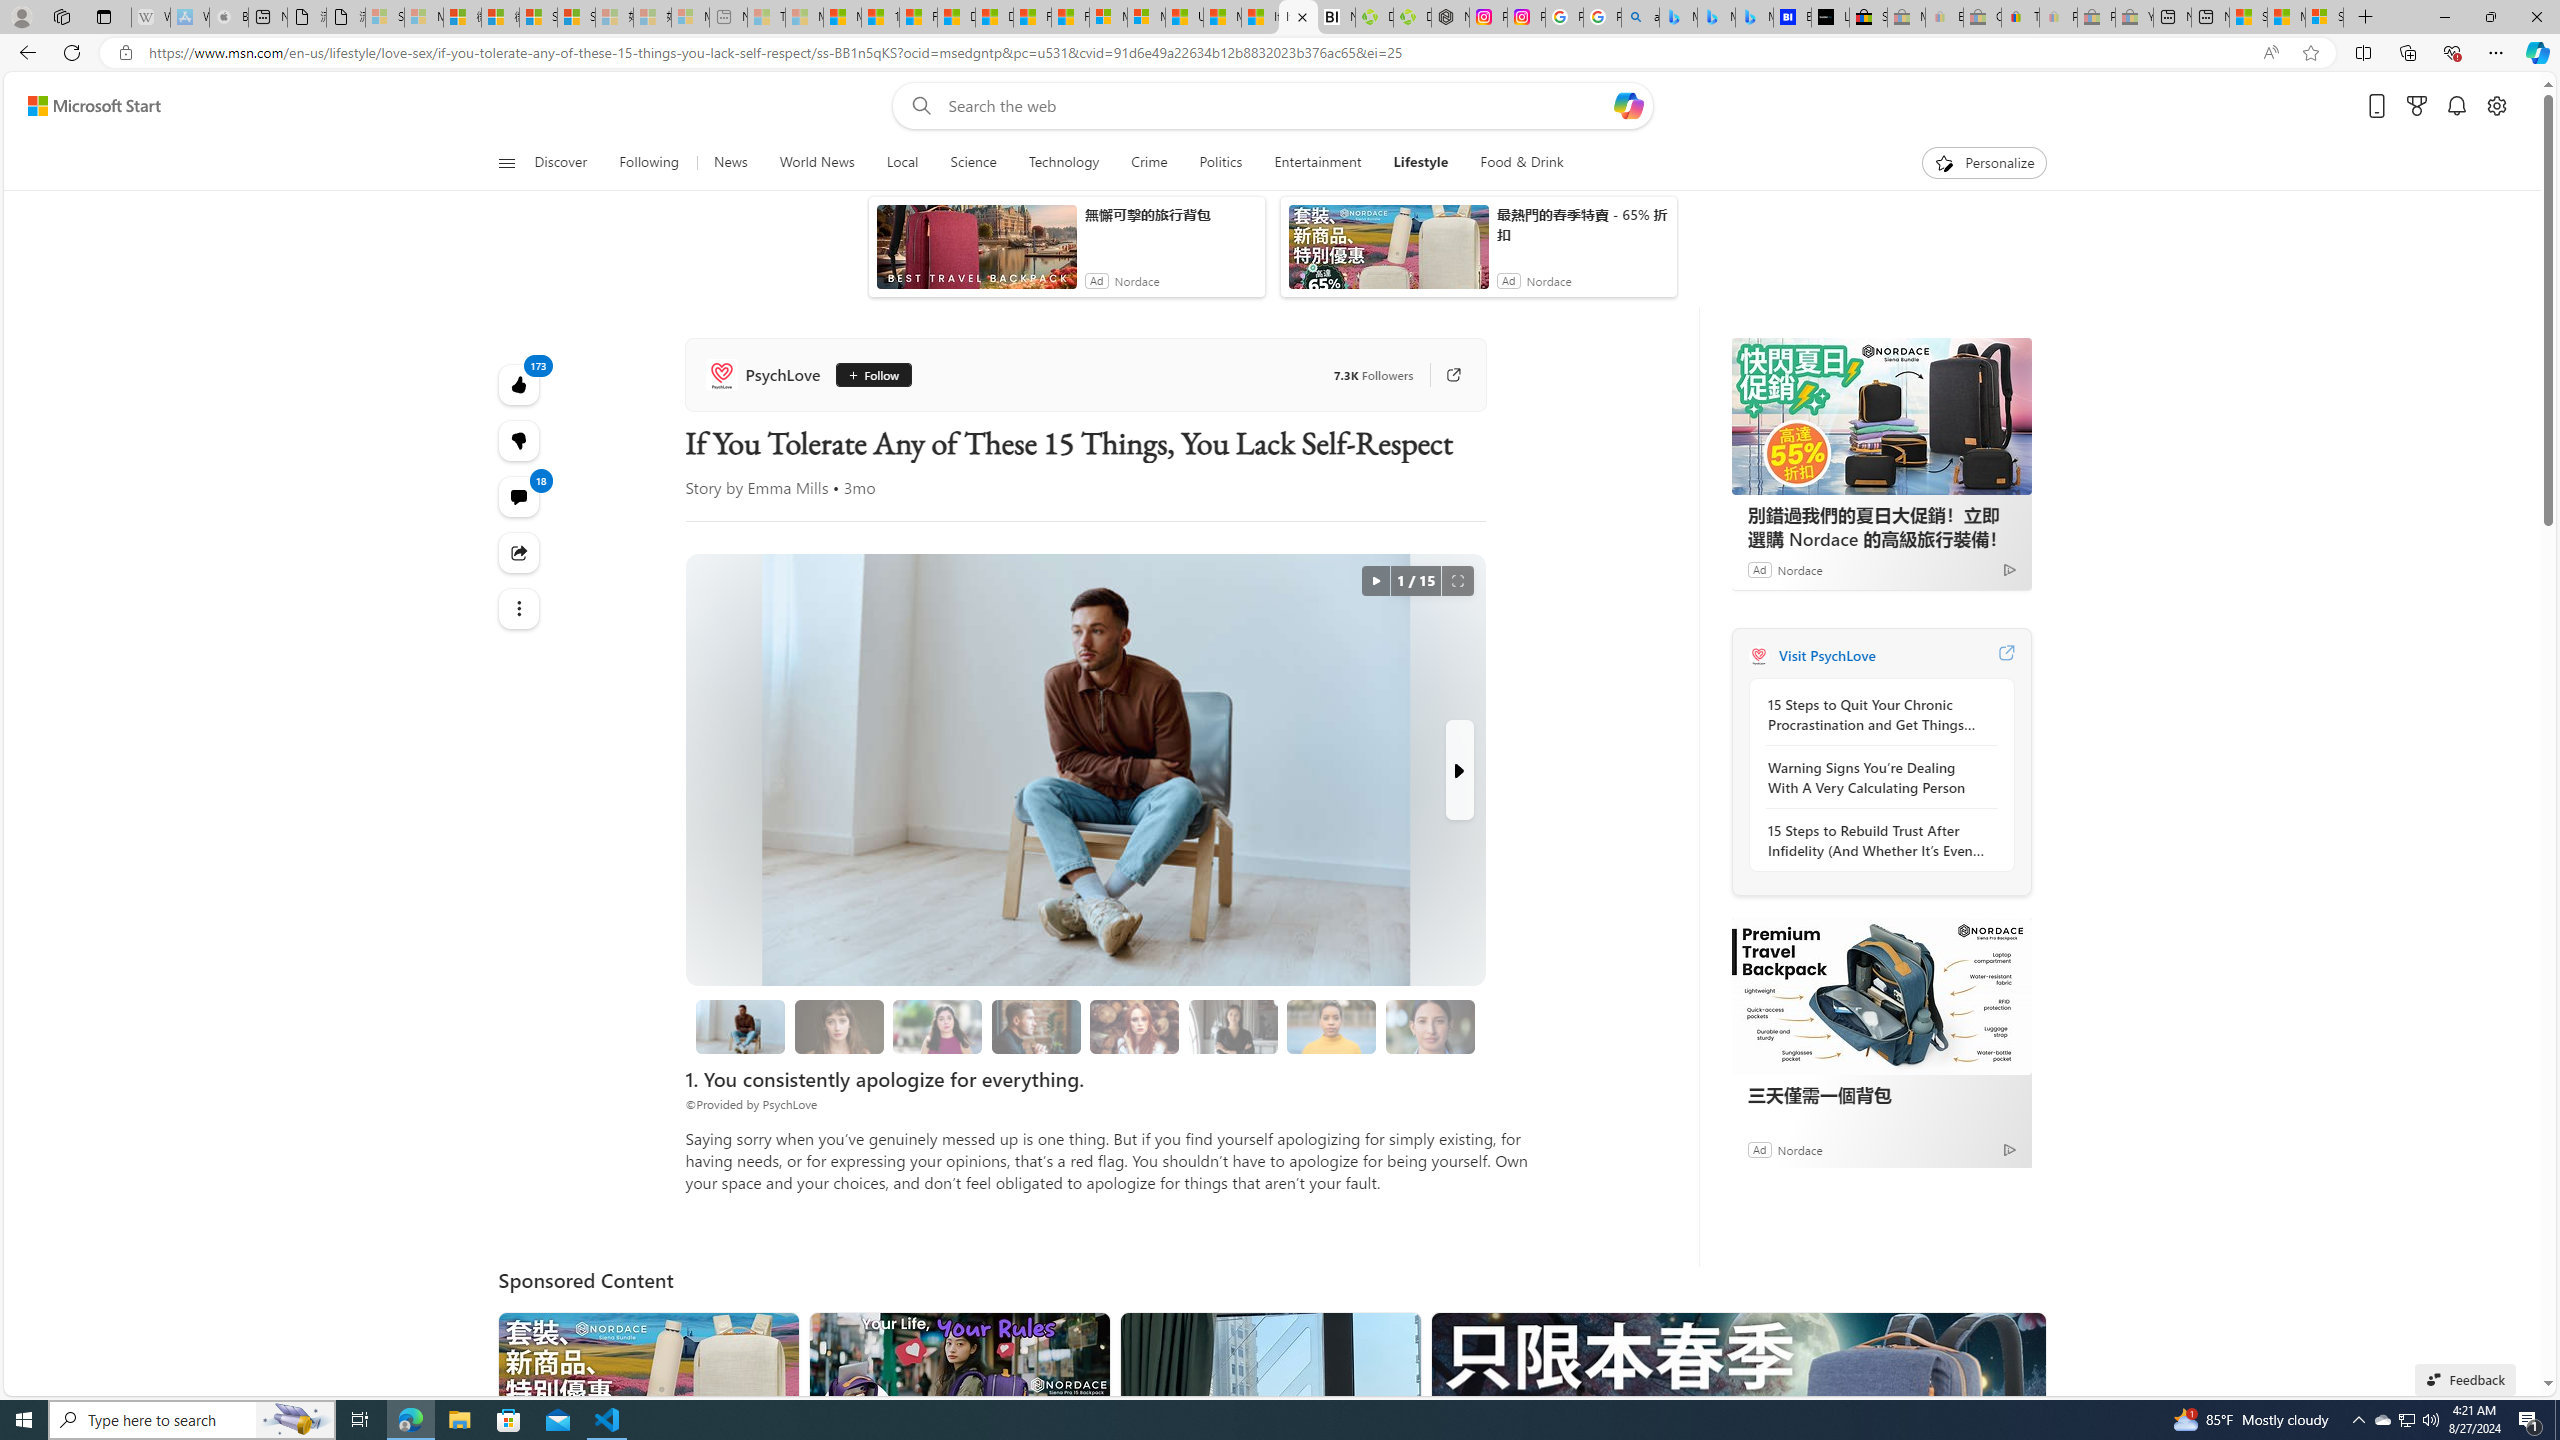 This screenshot has height=1440, width=2560. Describe the element at coordinates (150, 16) in the screenshot. I see `'Wikipedia - Sleeping'` at that location.